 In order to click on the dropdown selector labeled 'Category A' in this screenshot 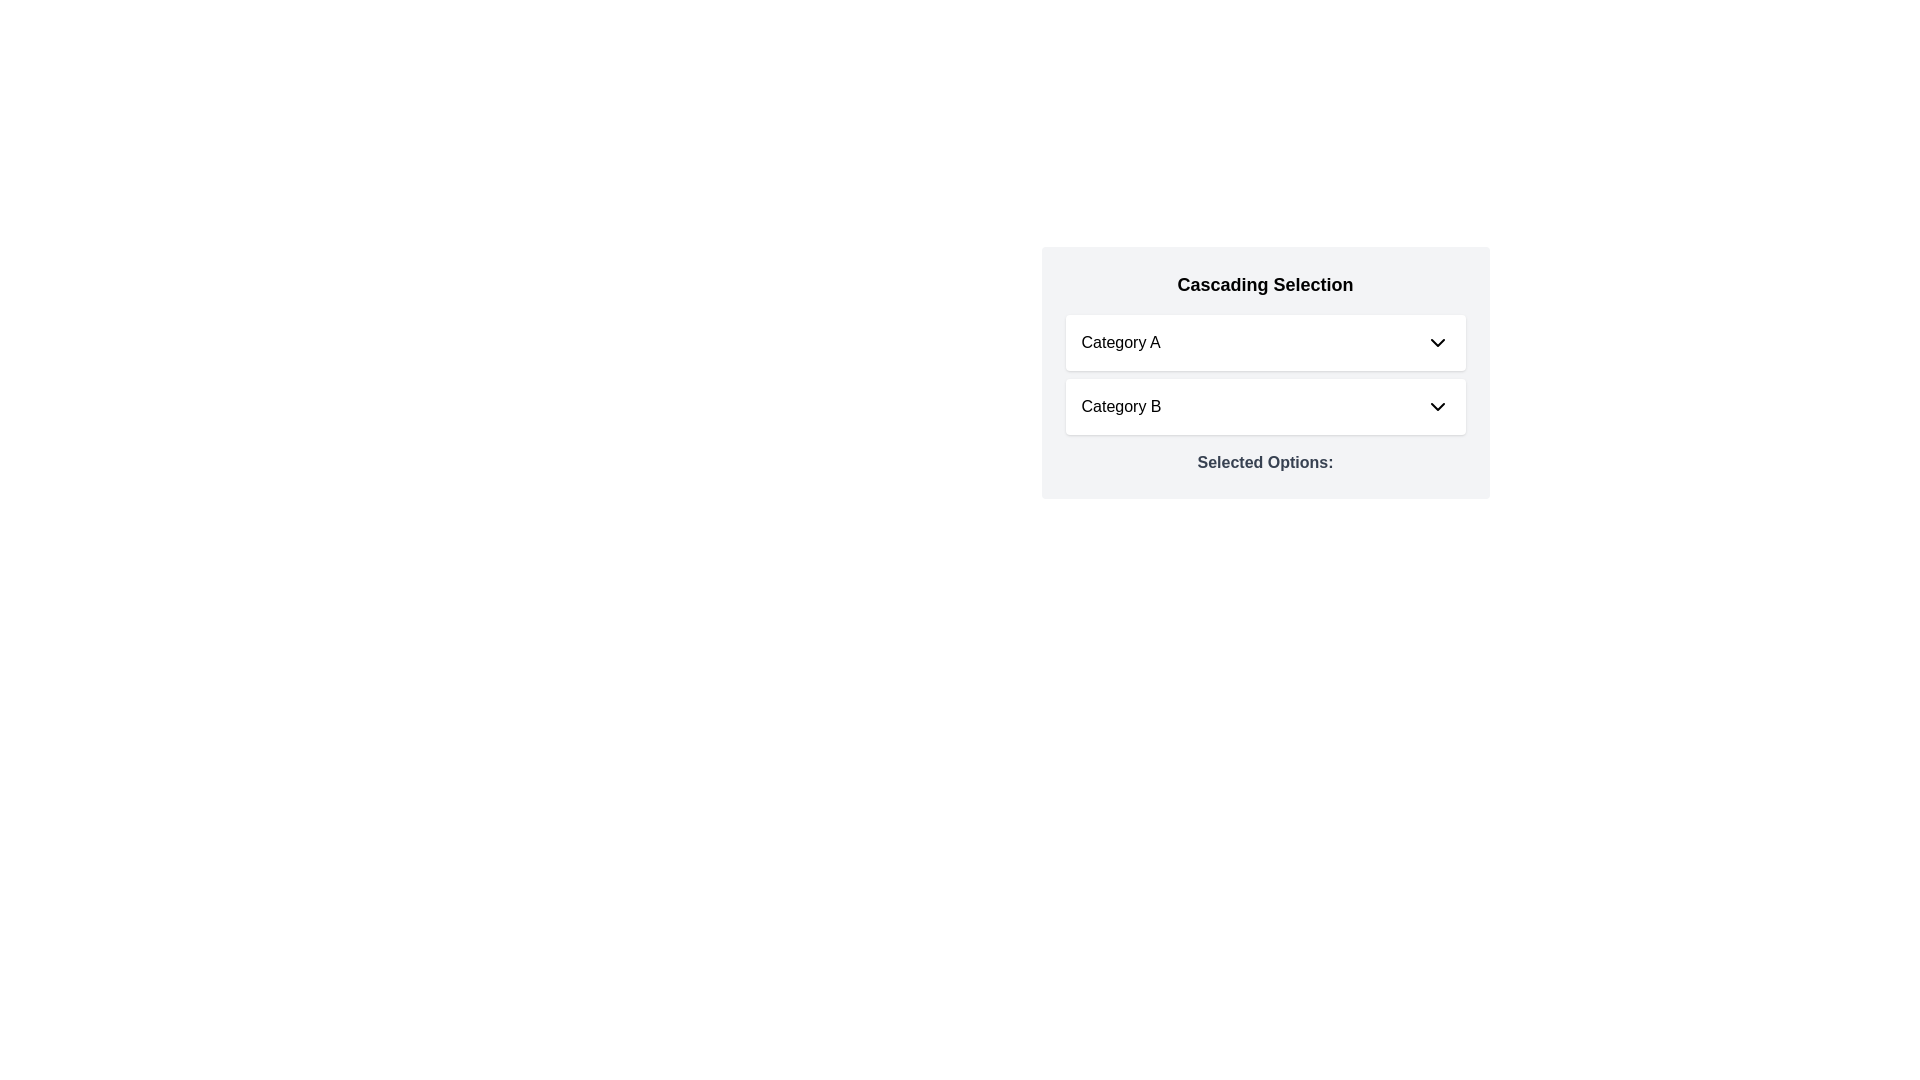, I will do `click(1264, 342)`.